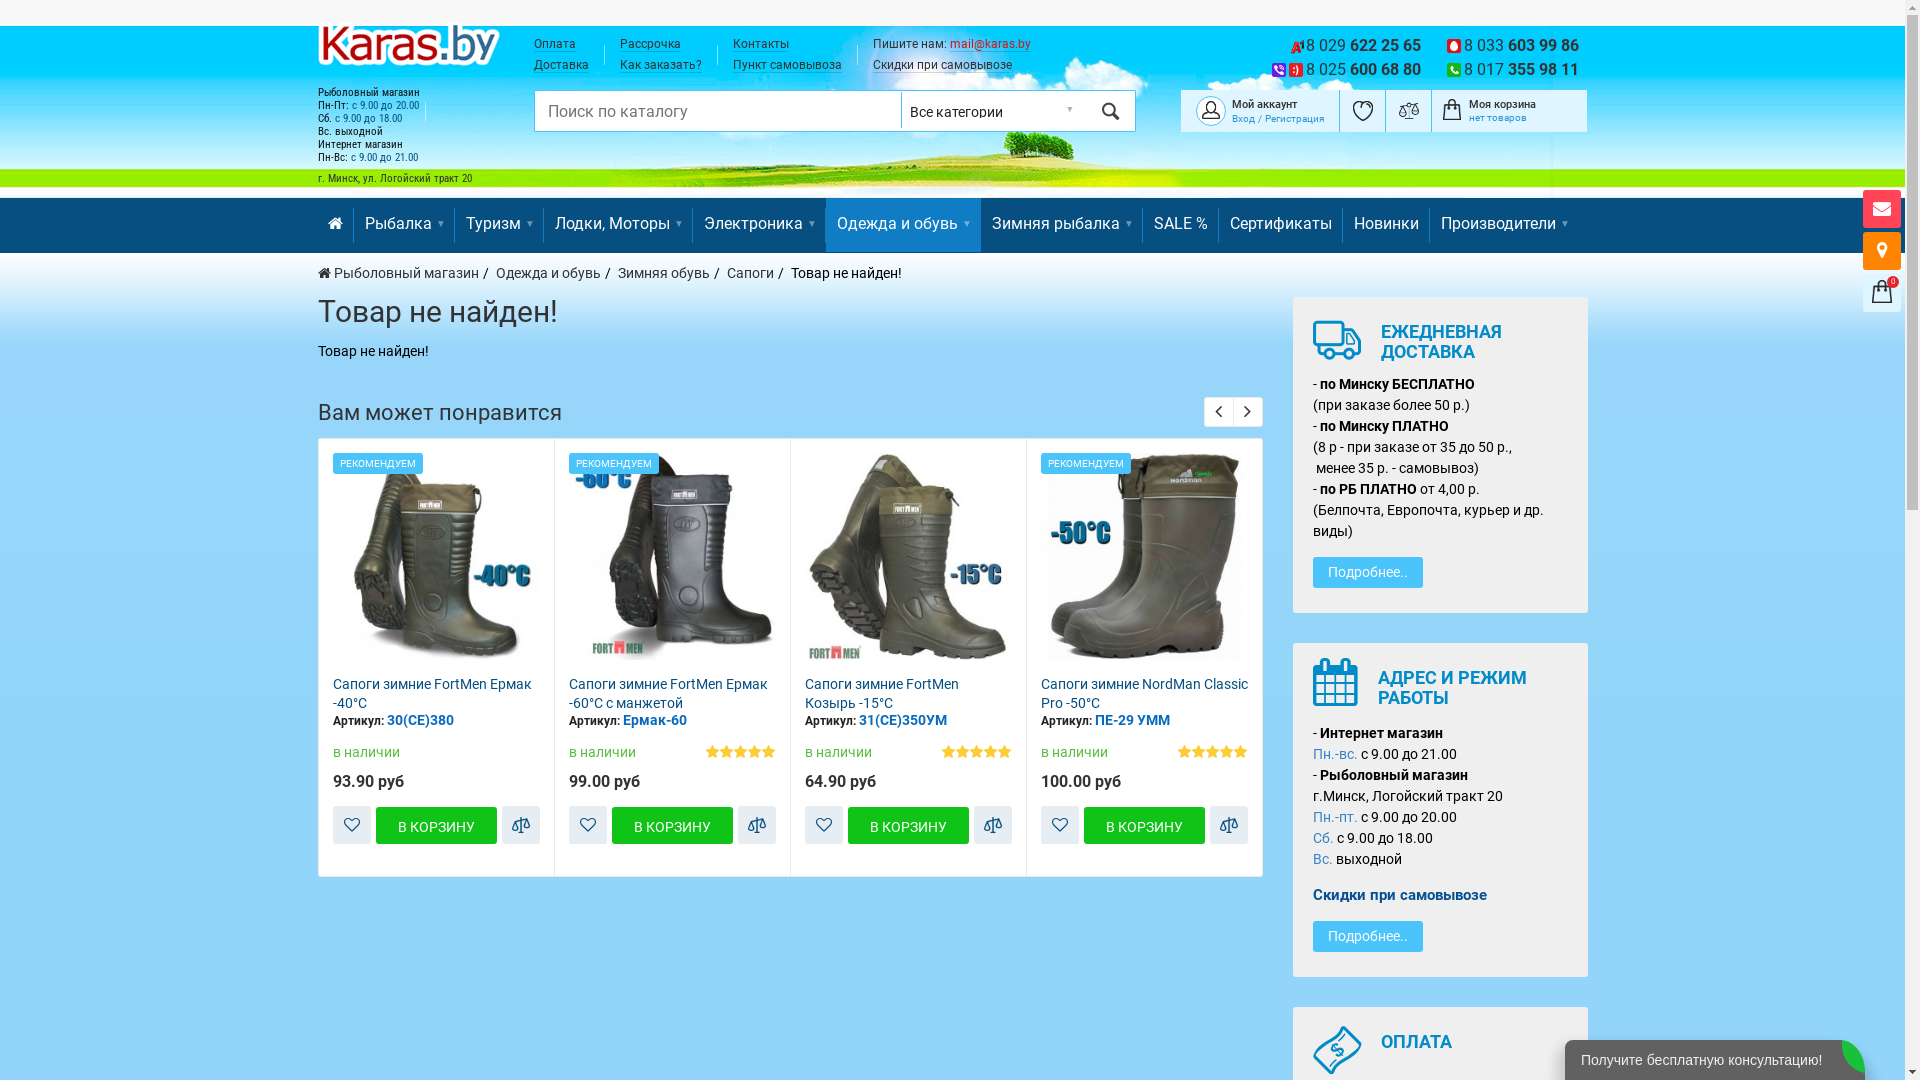 Image resolution: width=1920 pixels, height=1080 pixels. What do you see at coordinates (1362, 45) in the screenshot?
I see `'8 029 622 25 65'` at bounding box center [1362, 45].